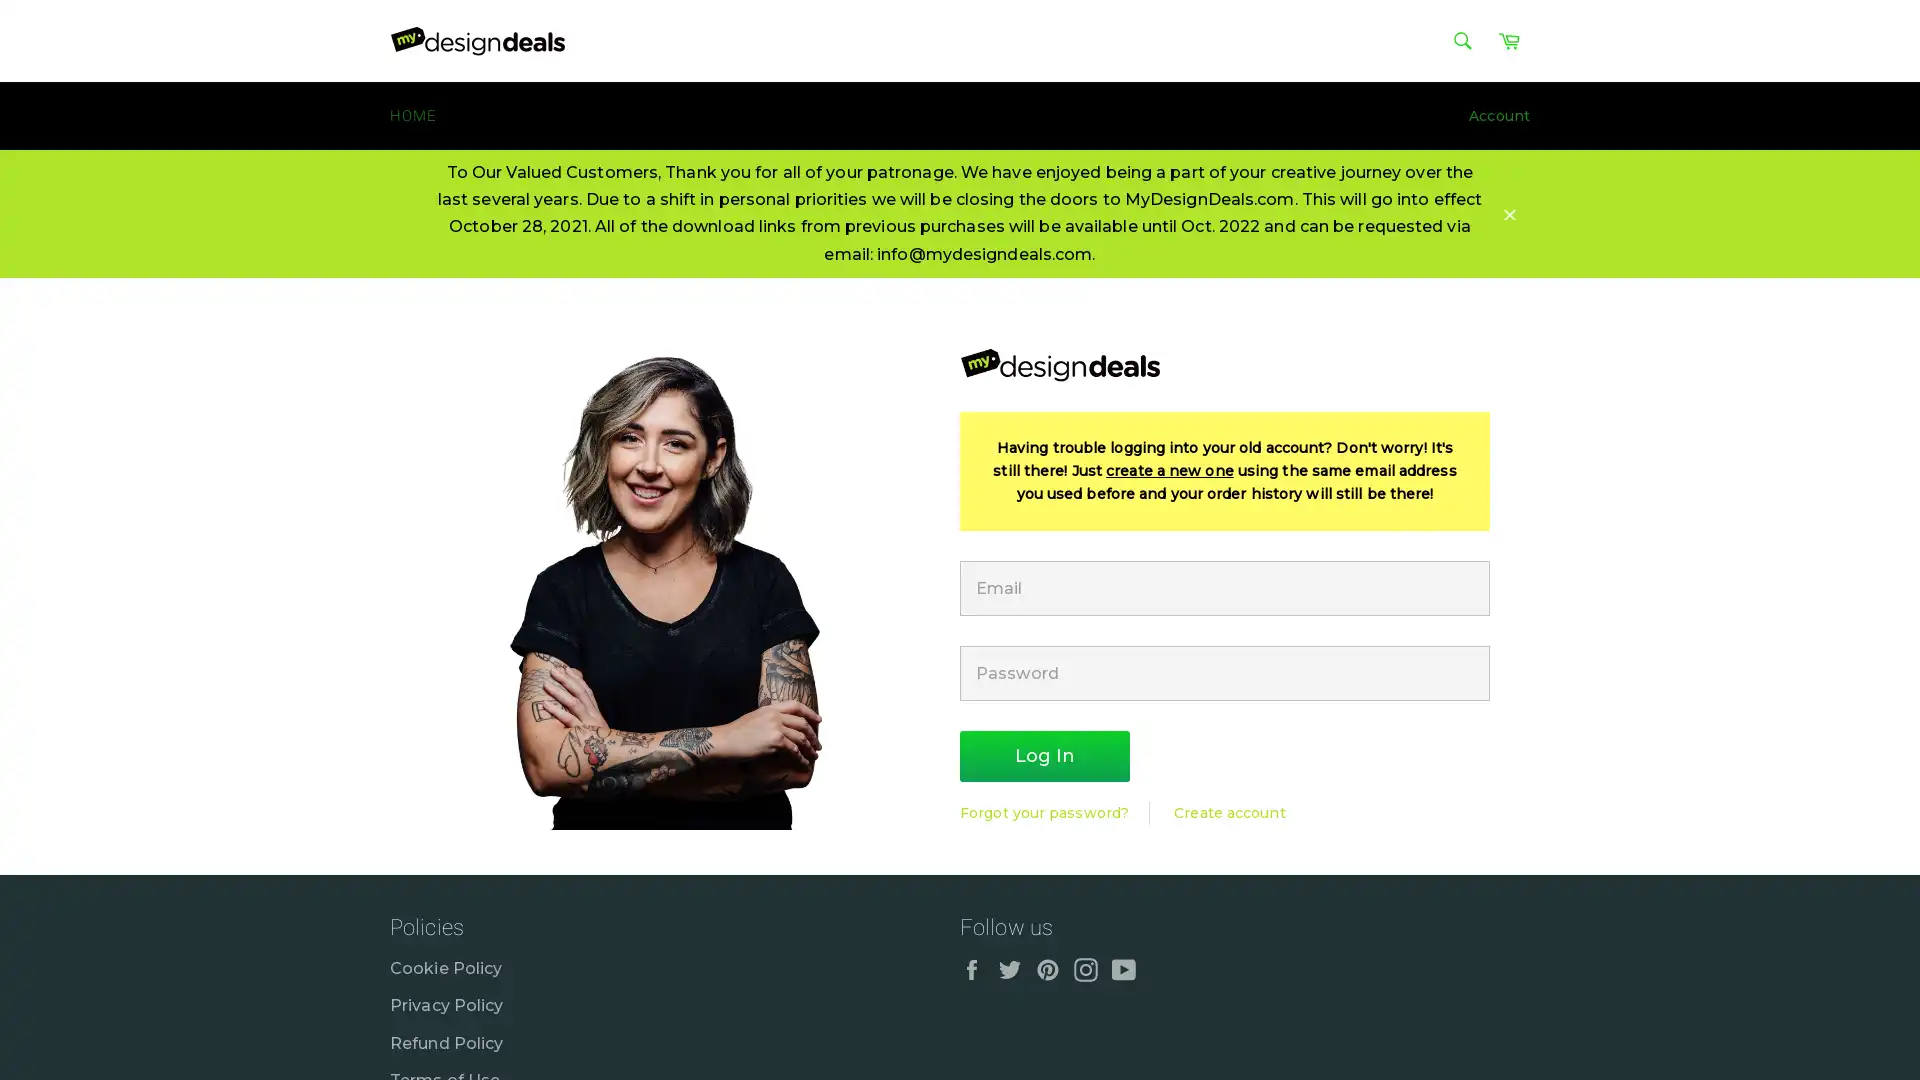  What do you see at coordinates (1879, 855) in the screenshot?
I see `0` at bounding box center [1879, 855].